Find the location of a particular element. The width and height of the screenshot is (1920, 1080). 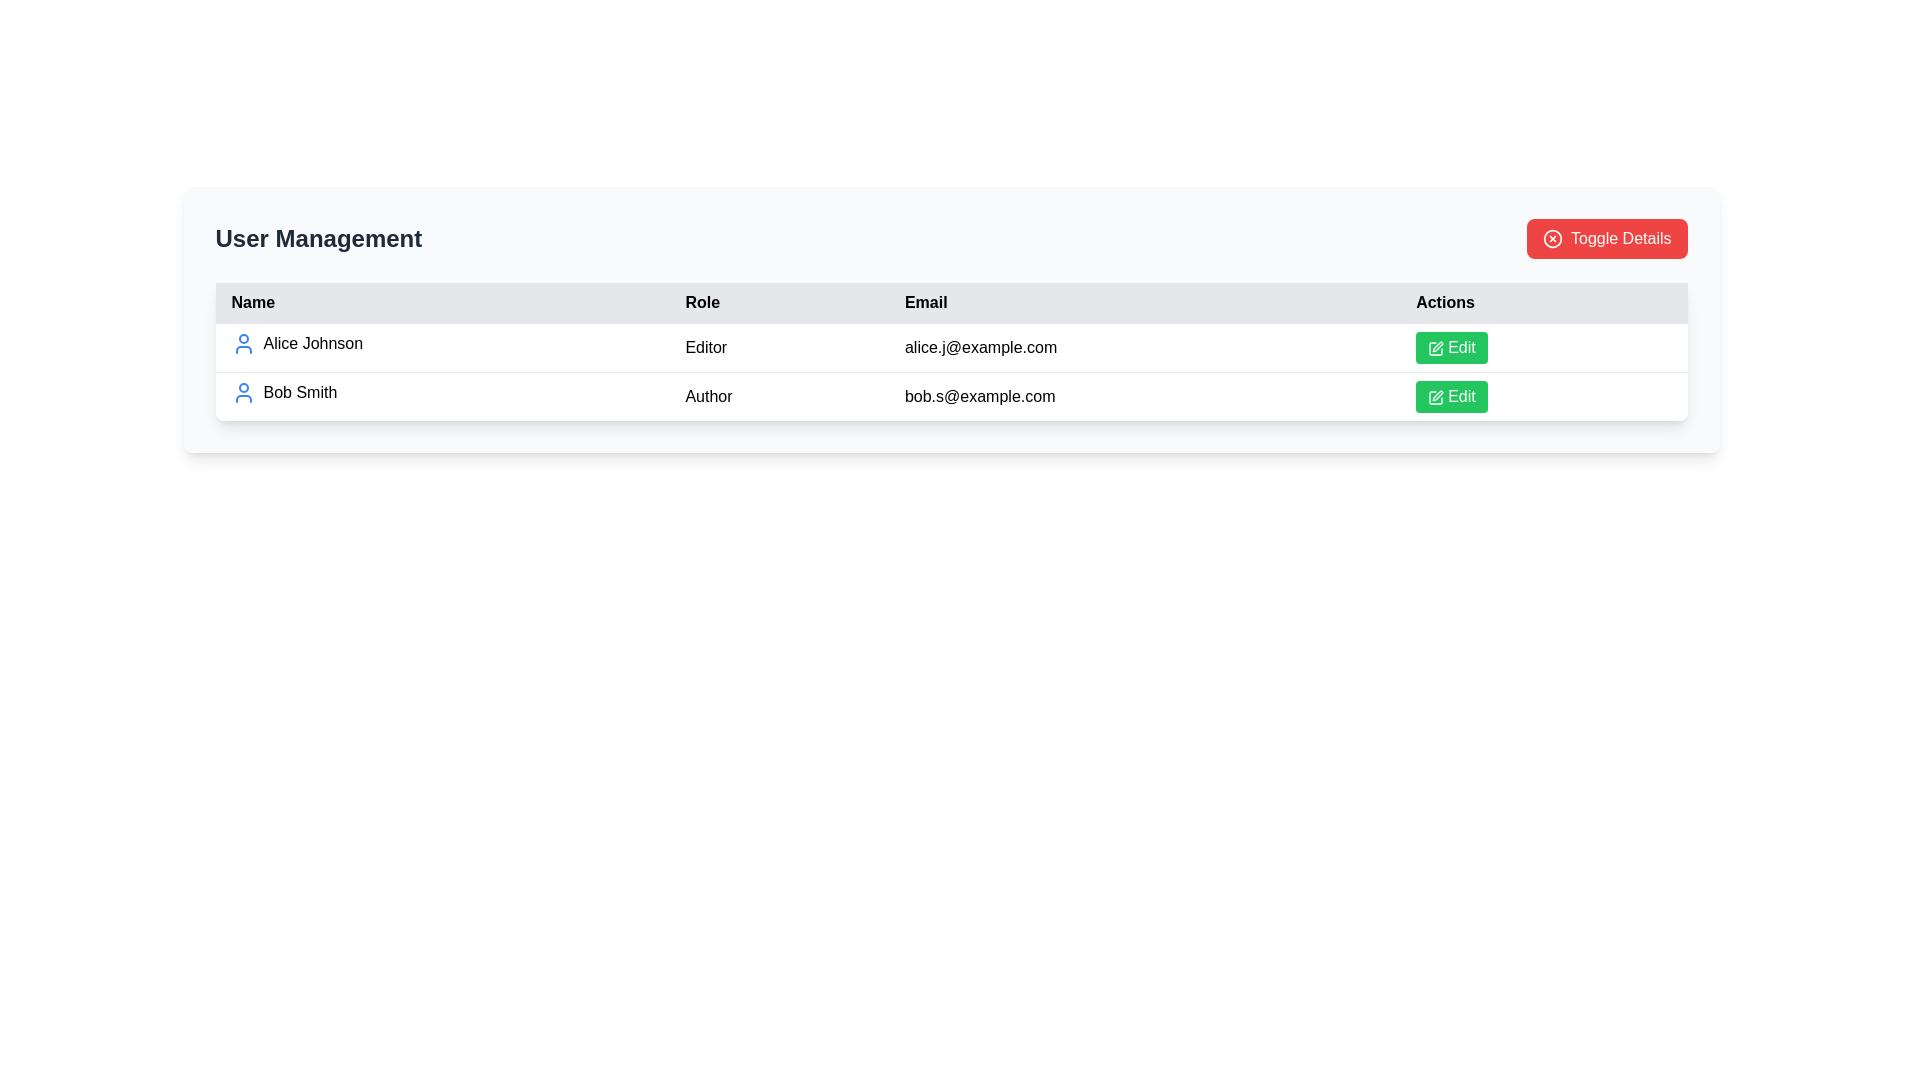

the user profile icon, which is a blue circular head and curved body located to the left of the text label 'Bob Smith' in the second row of the user management table is located at coordinates (242, 393).